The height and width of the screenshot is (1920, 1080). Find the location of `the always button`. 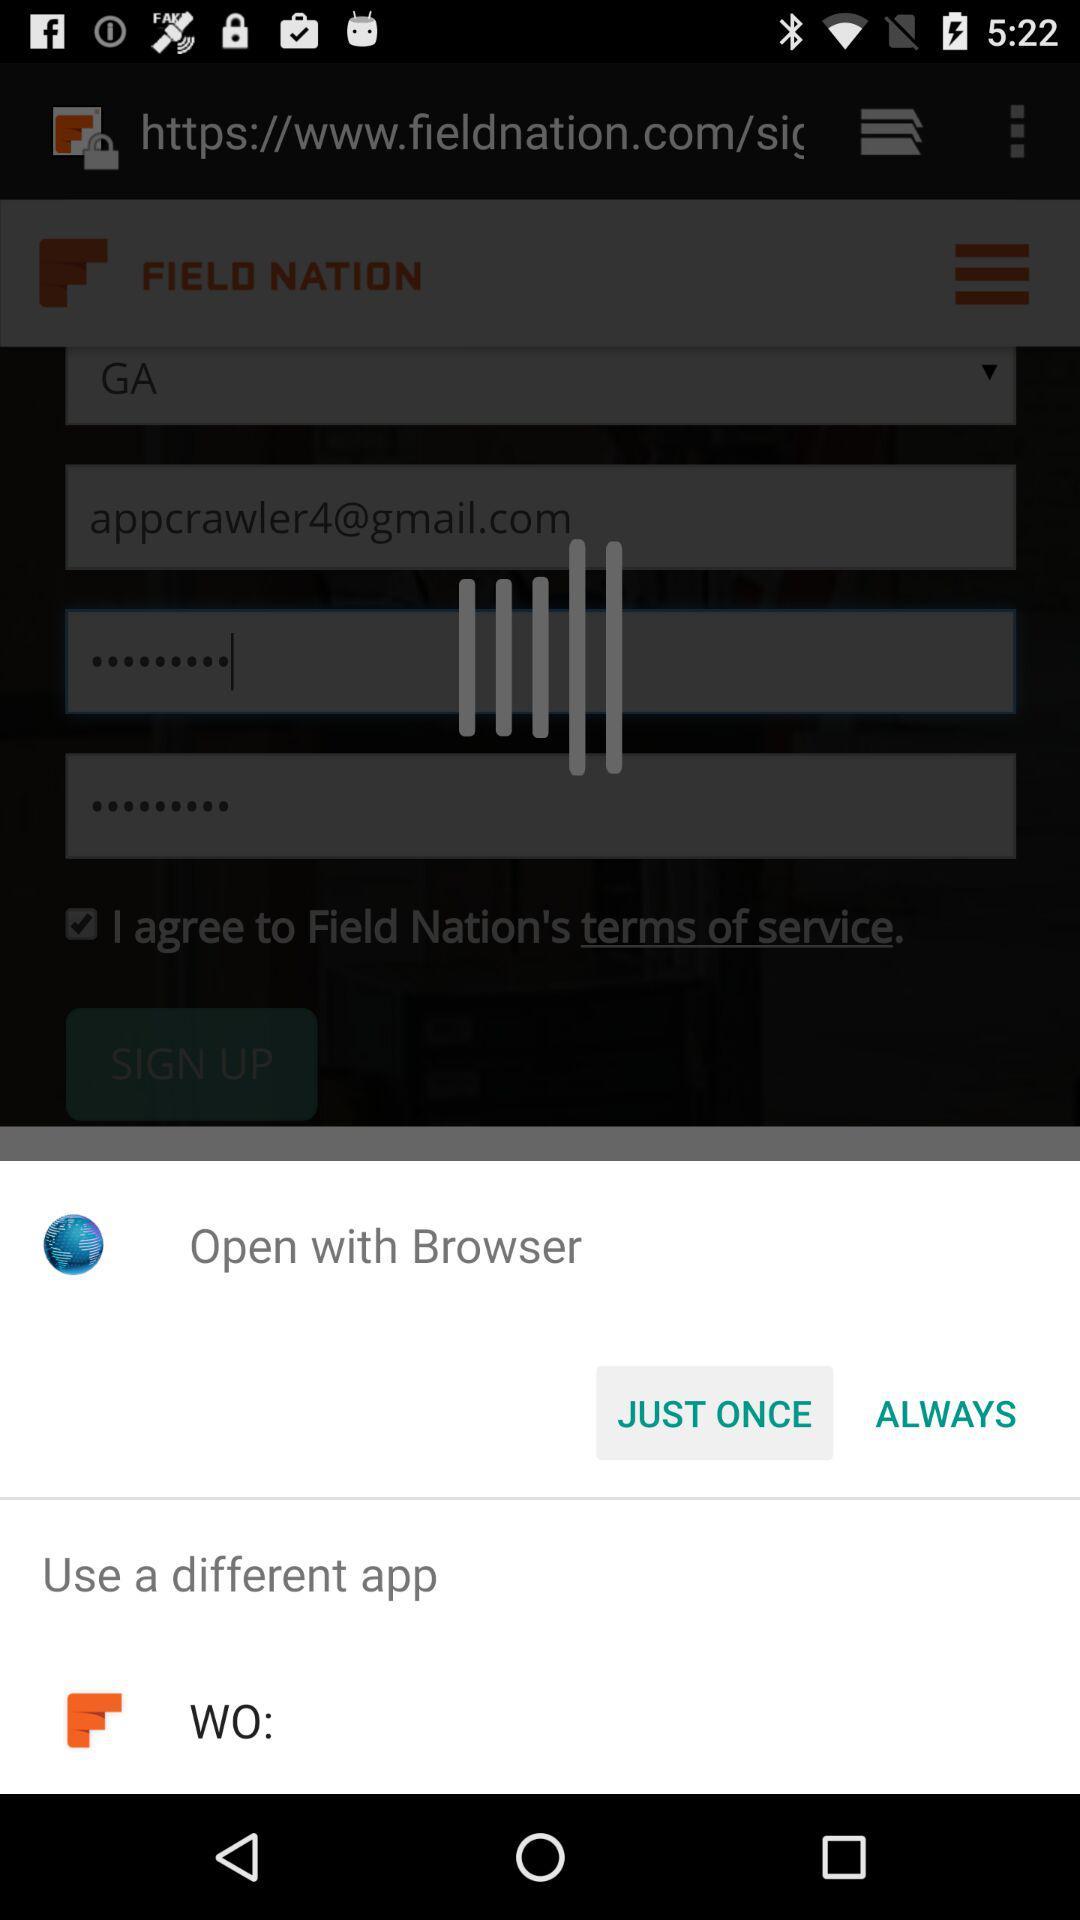

the always button is located at coordinates (945, 1411).